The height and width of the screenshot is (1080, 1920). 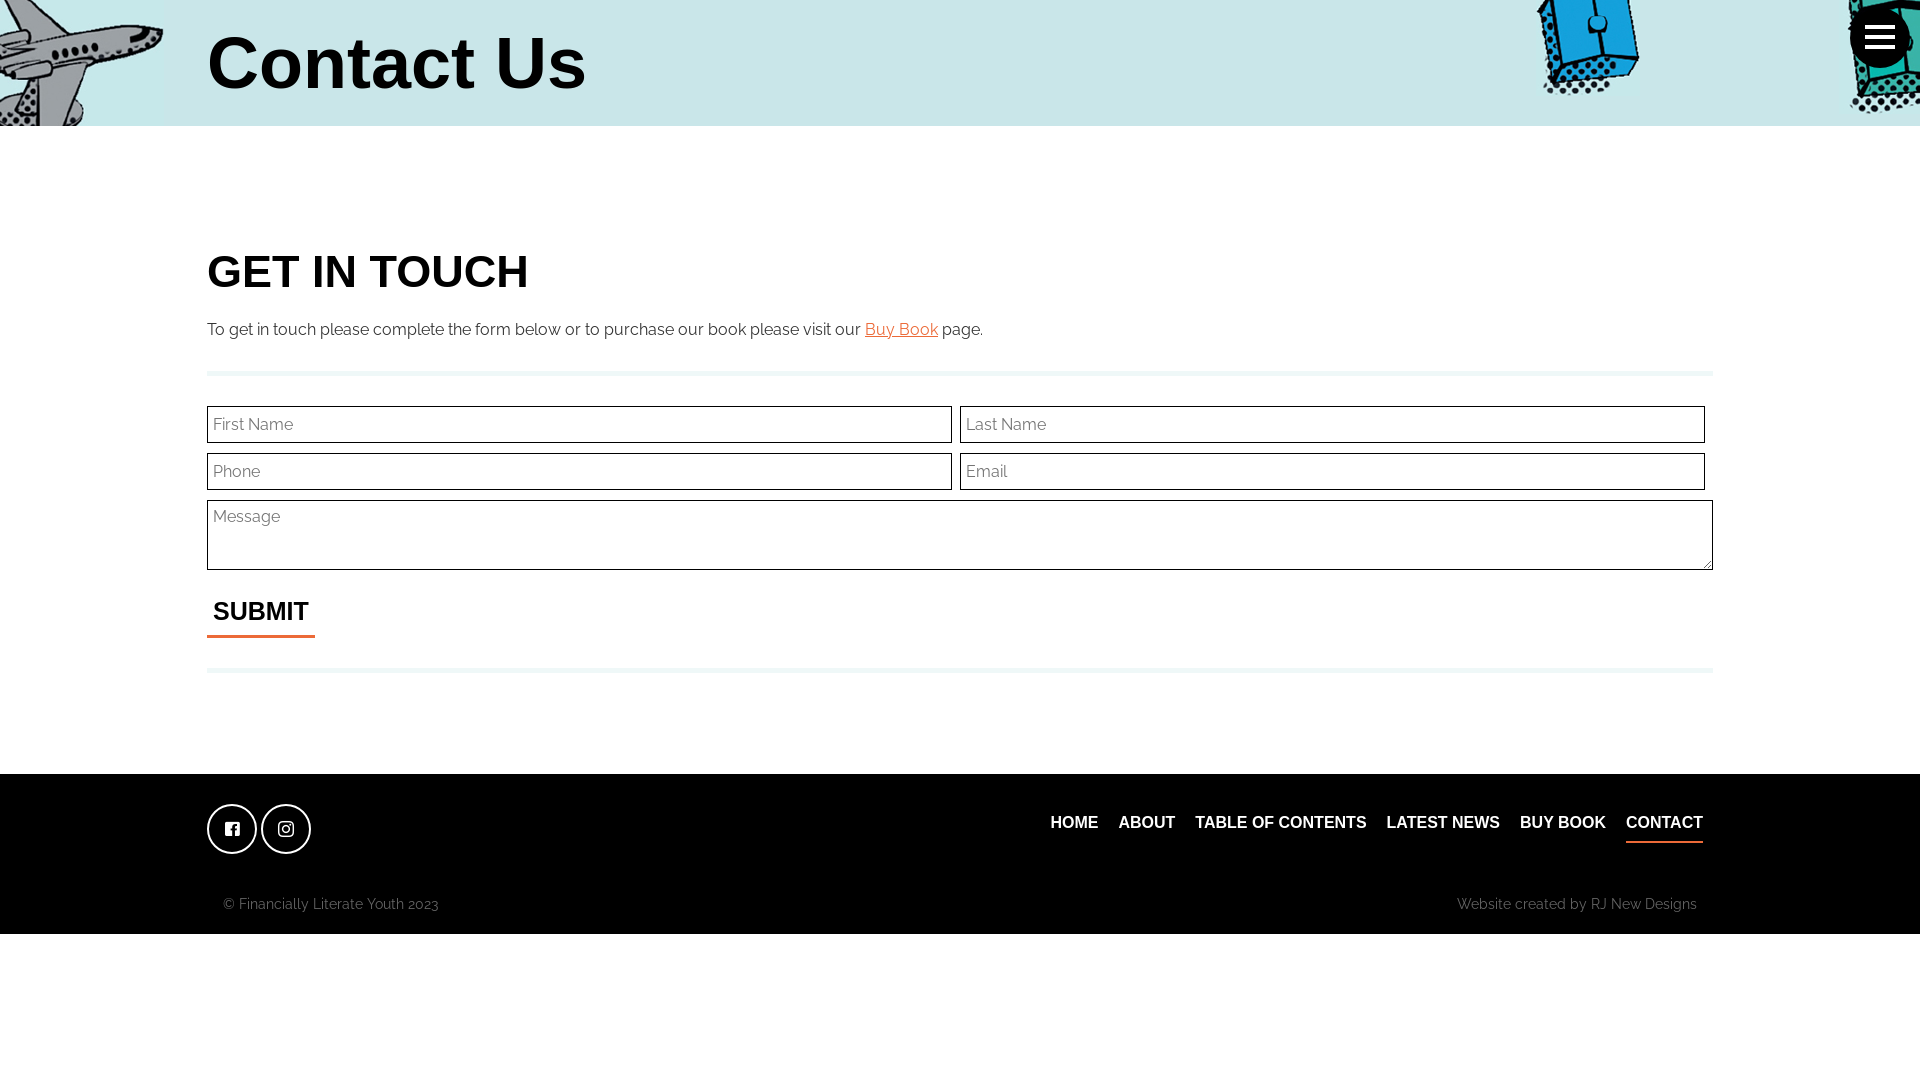 I want to click on 'Submit', so click(x=259, y=612).